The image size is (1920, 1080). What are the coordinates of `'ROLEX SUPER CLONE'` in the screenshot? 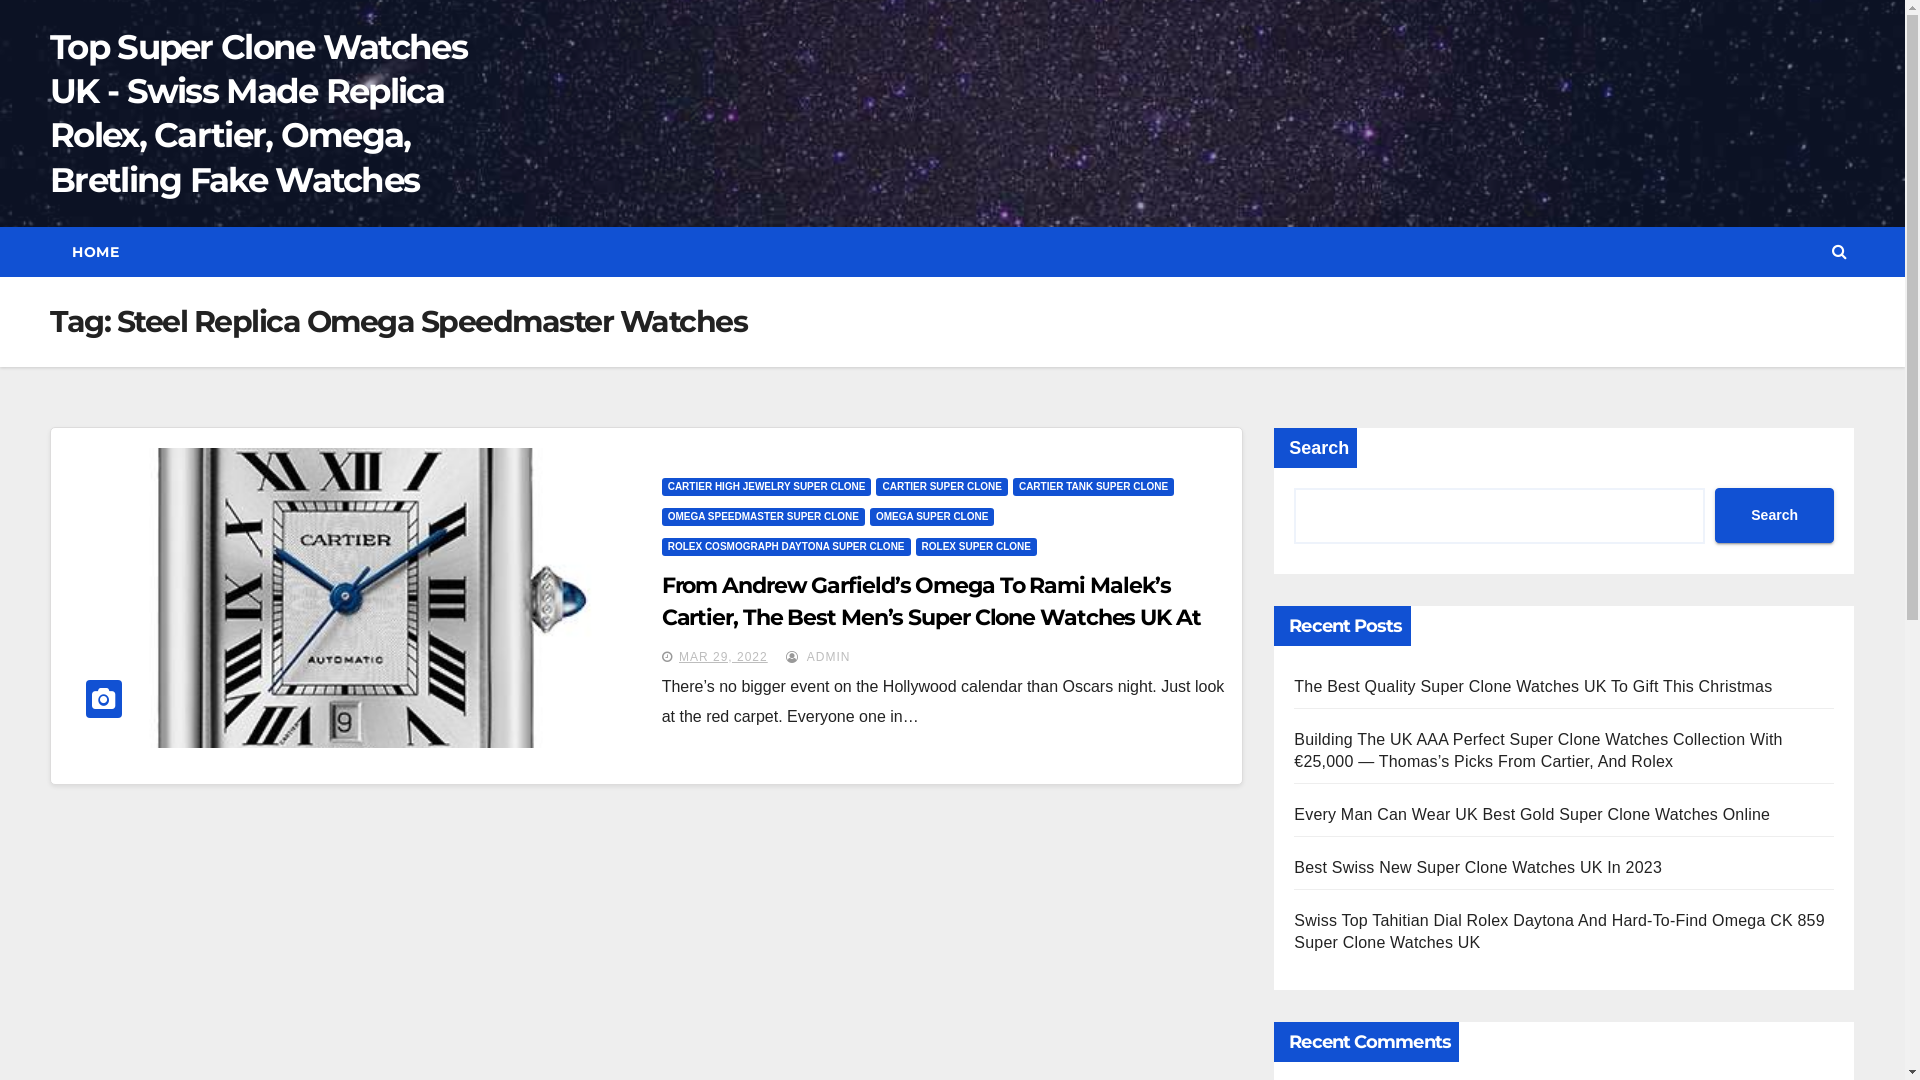 It's located at (976, 547).